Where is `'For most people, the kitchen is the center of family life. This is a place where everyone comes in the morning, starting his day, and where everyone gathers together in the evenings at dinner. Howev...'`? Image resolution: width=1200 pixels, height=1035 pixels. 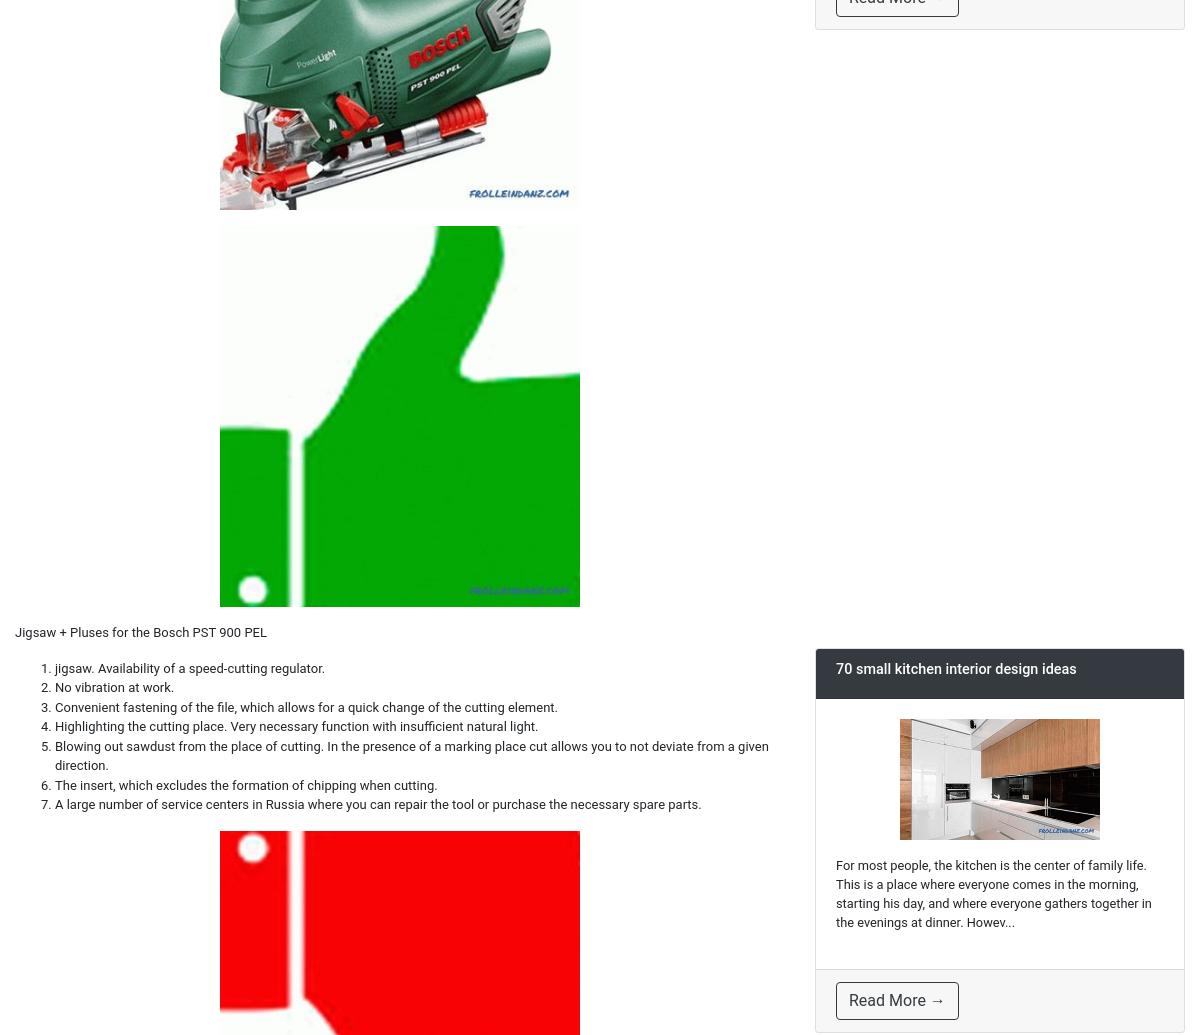 'For most people, the kitchen is the center of family life. This is a place where everyone comes in the morning, starting his day, and where everyone gathers together in the evenings at dinner. Howev...' is located at coordinates (993, 892).